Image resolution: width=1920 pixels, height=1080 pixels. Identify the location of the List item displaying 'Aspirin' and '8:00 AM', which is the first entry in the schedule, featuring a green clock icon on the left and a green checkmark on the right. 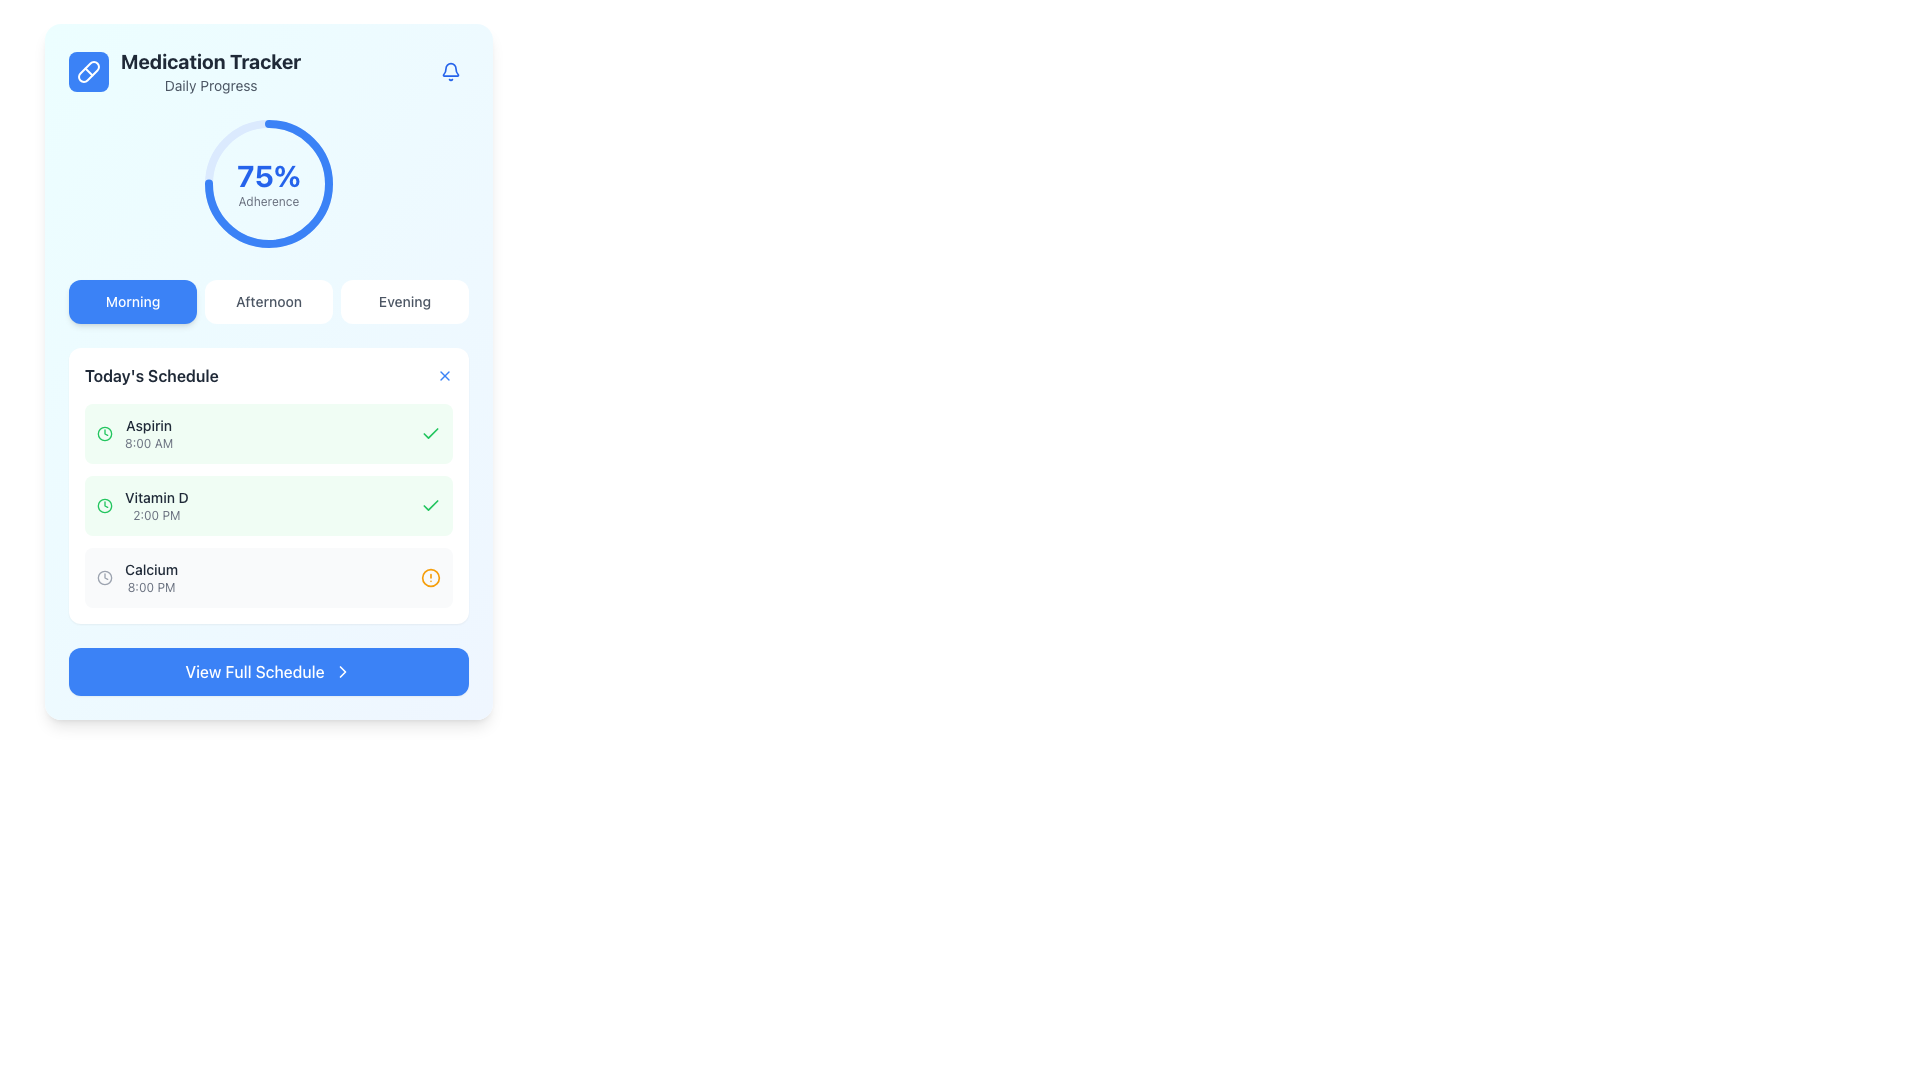
(134, 433).